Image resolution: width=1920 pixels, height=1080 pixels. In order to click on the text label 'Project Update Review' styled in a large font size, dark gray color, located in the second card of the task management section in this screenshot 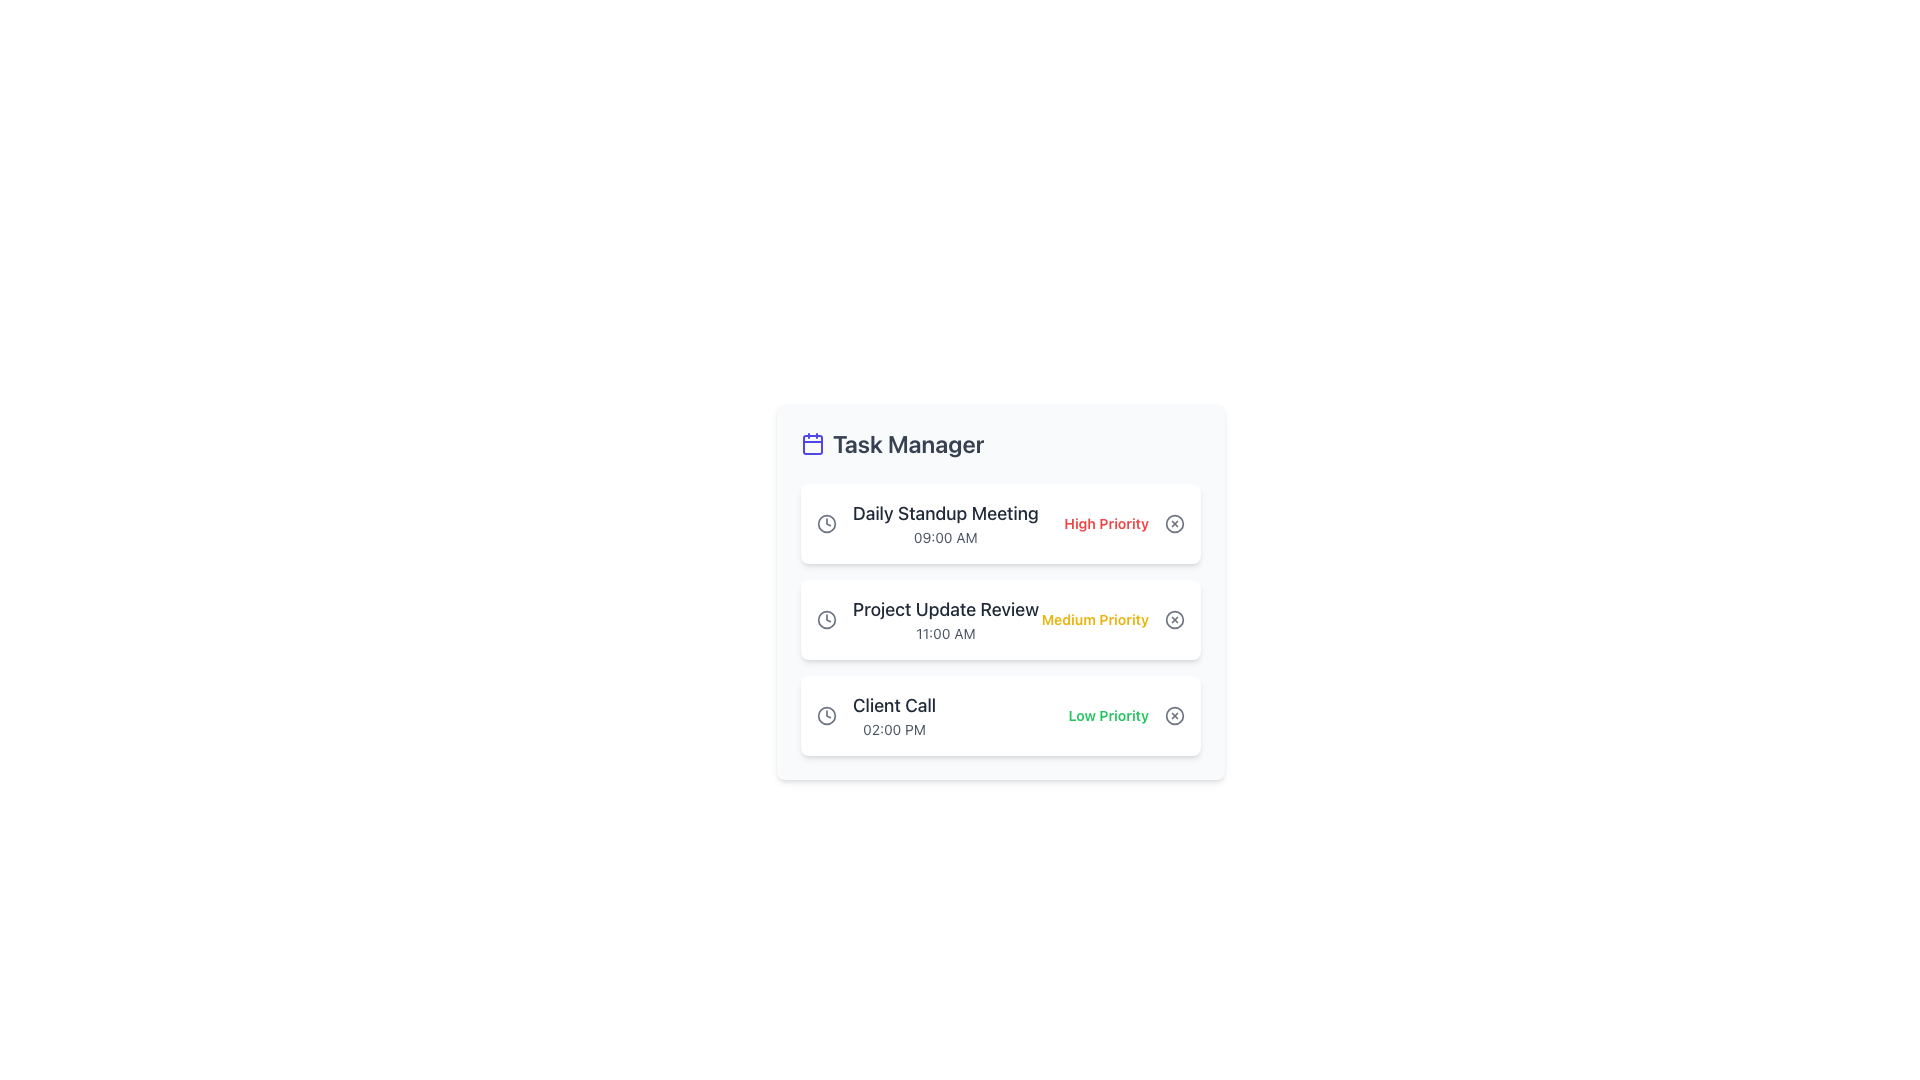, I will do `click(944, 608)`.